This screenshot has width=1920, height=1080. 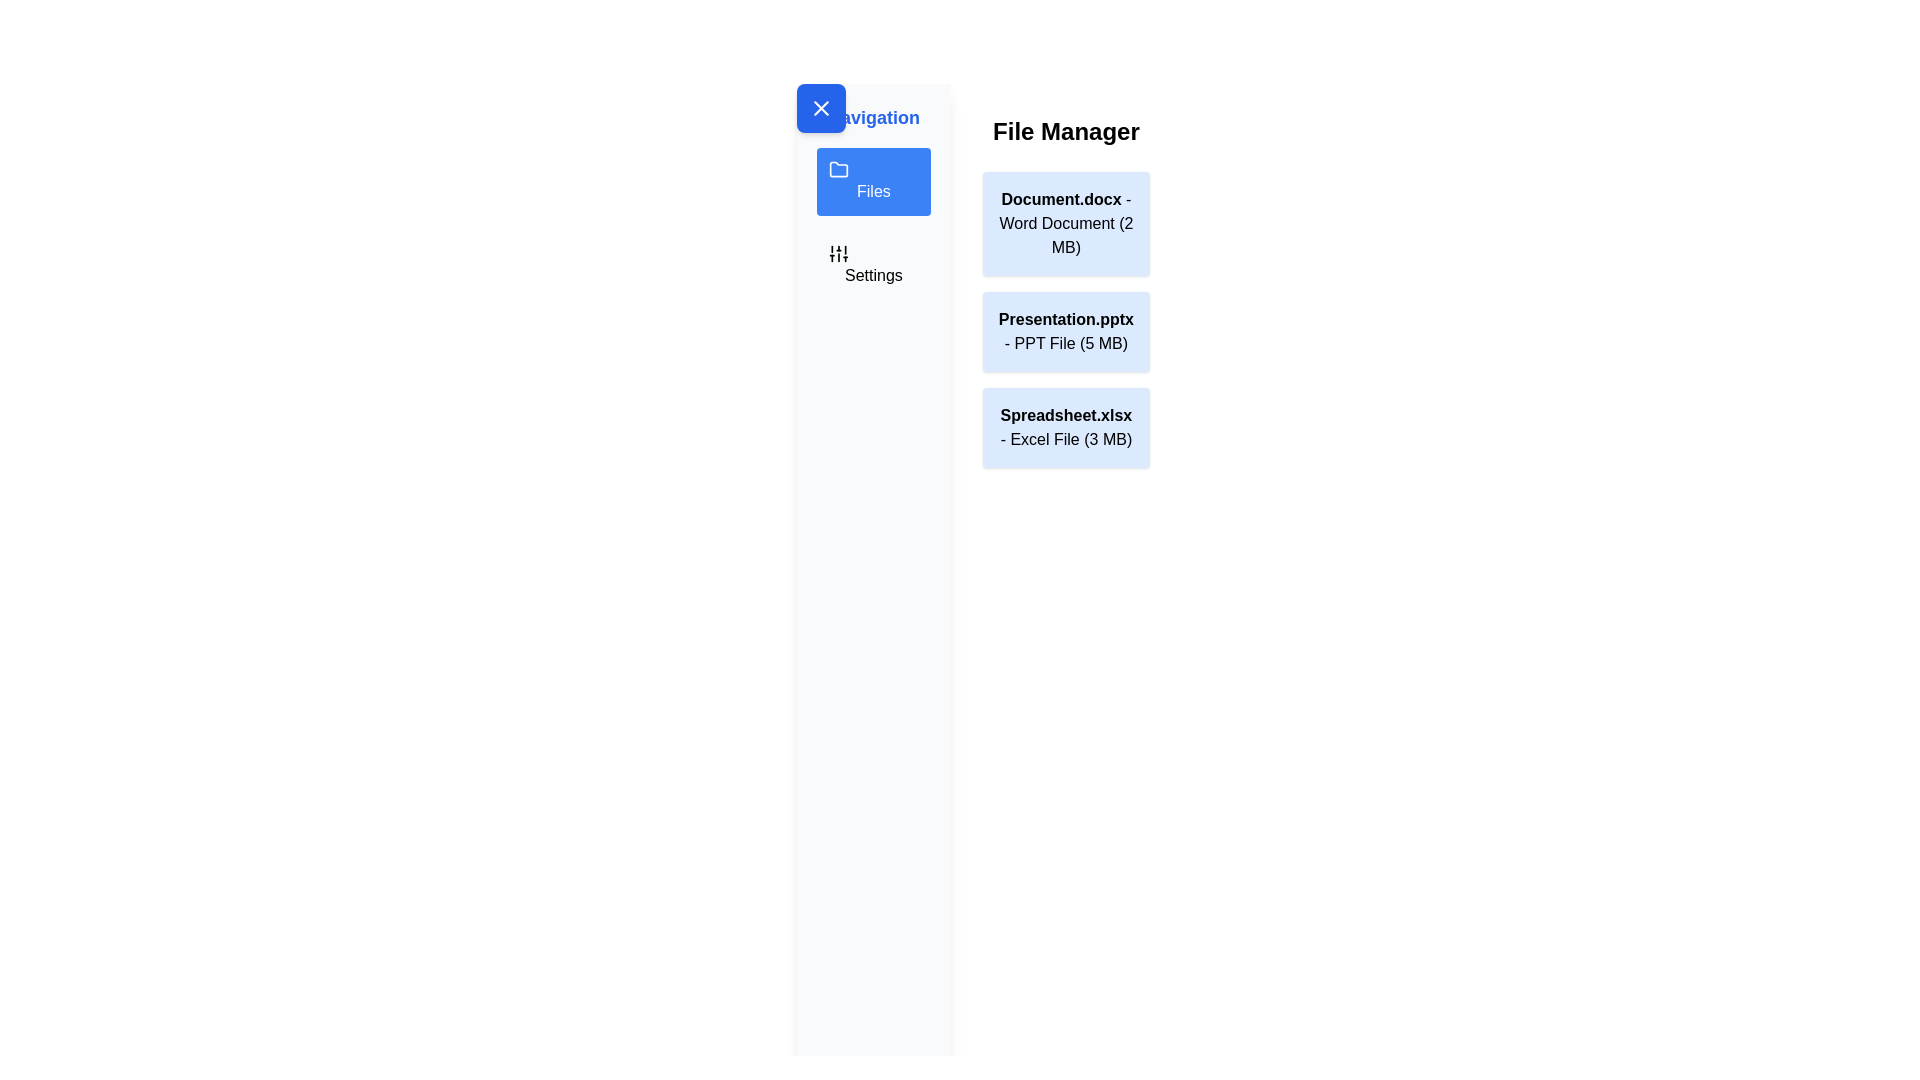 I want to click on the bold text label displaying 'File Manager' located at the top center-right of the content area, so click(x=1065, y=131).